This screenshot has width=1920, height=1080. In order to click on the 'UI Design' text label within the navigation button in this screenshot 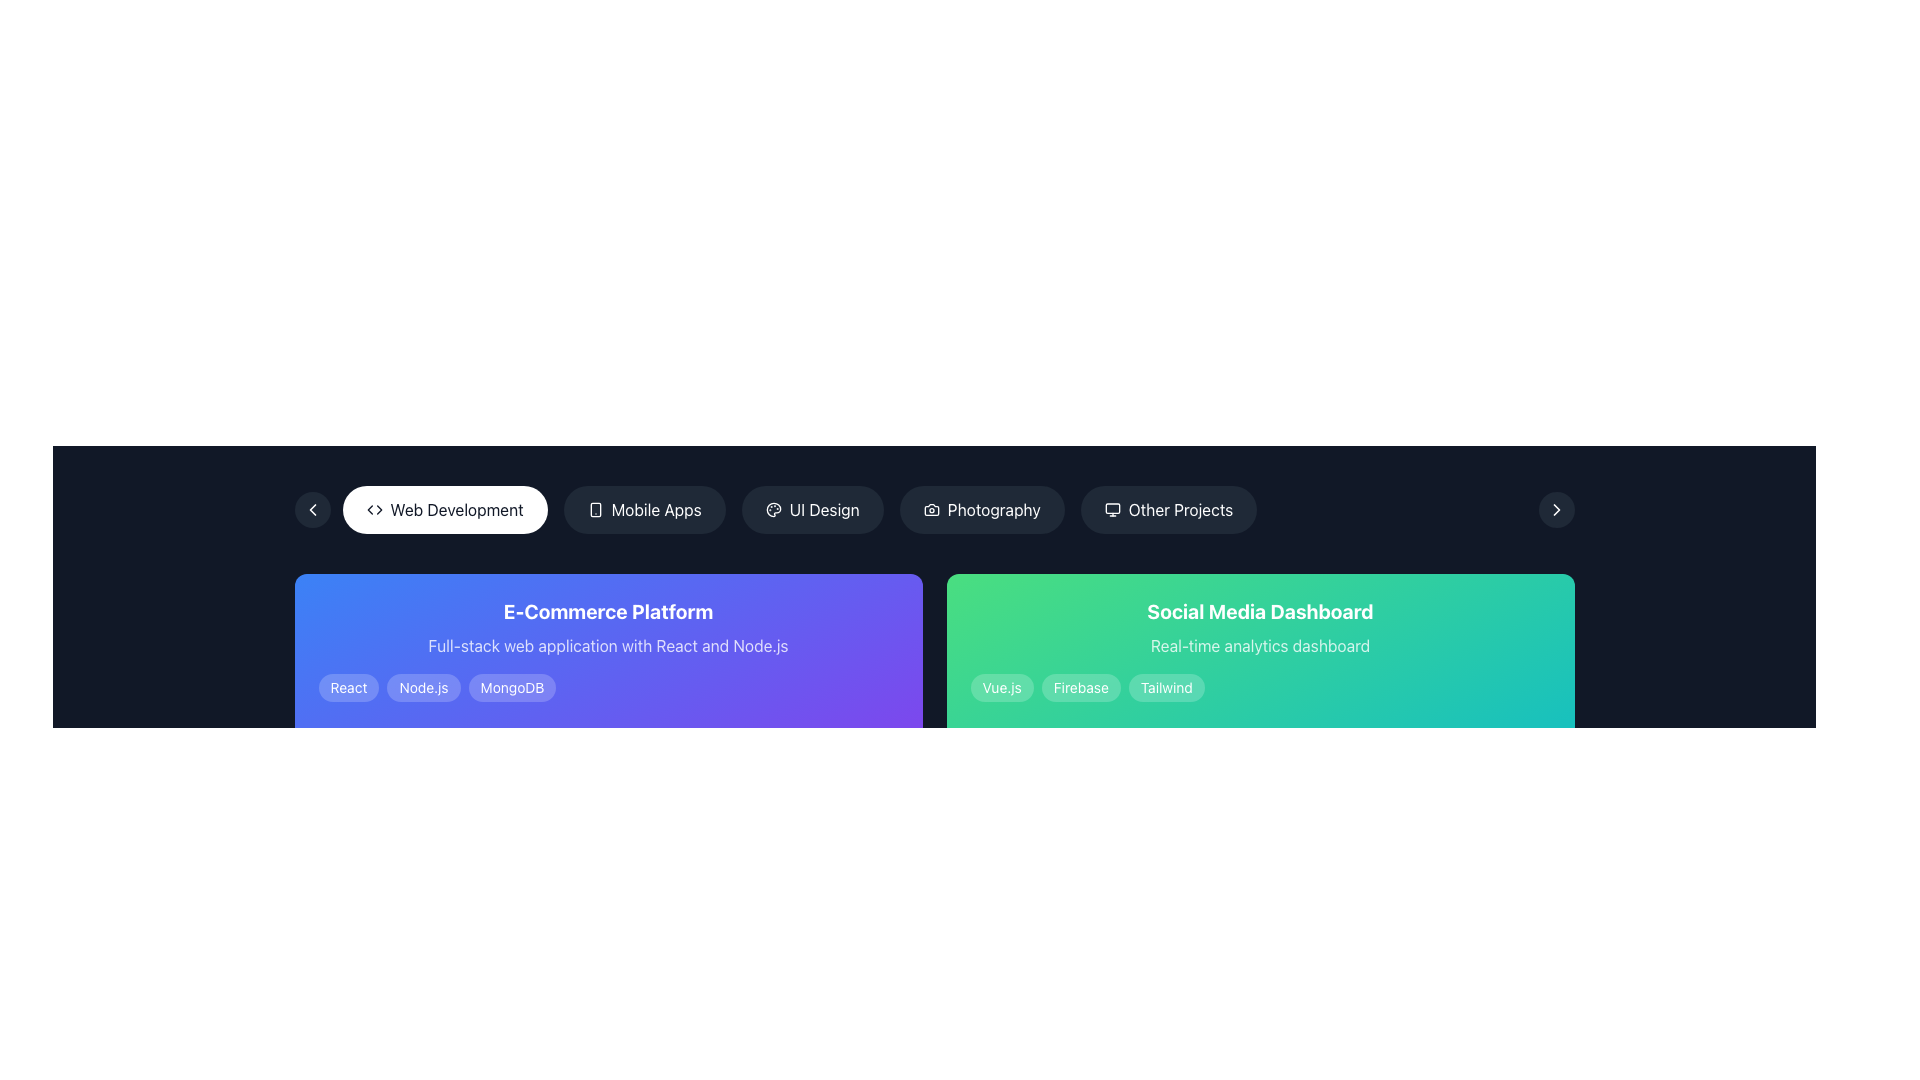, I will do `click(824, 508)`.